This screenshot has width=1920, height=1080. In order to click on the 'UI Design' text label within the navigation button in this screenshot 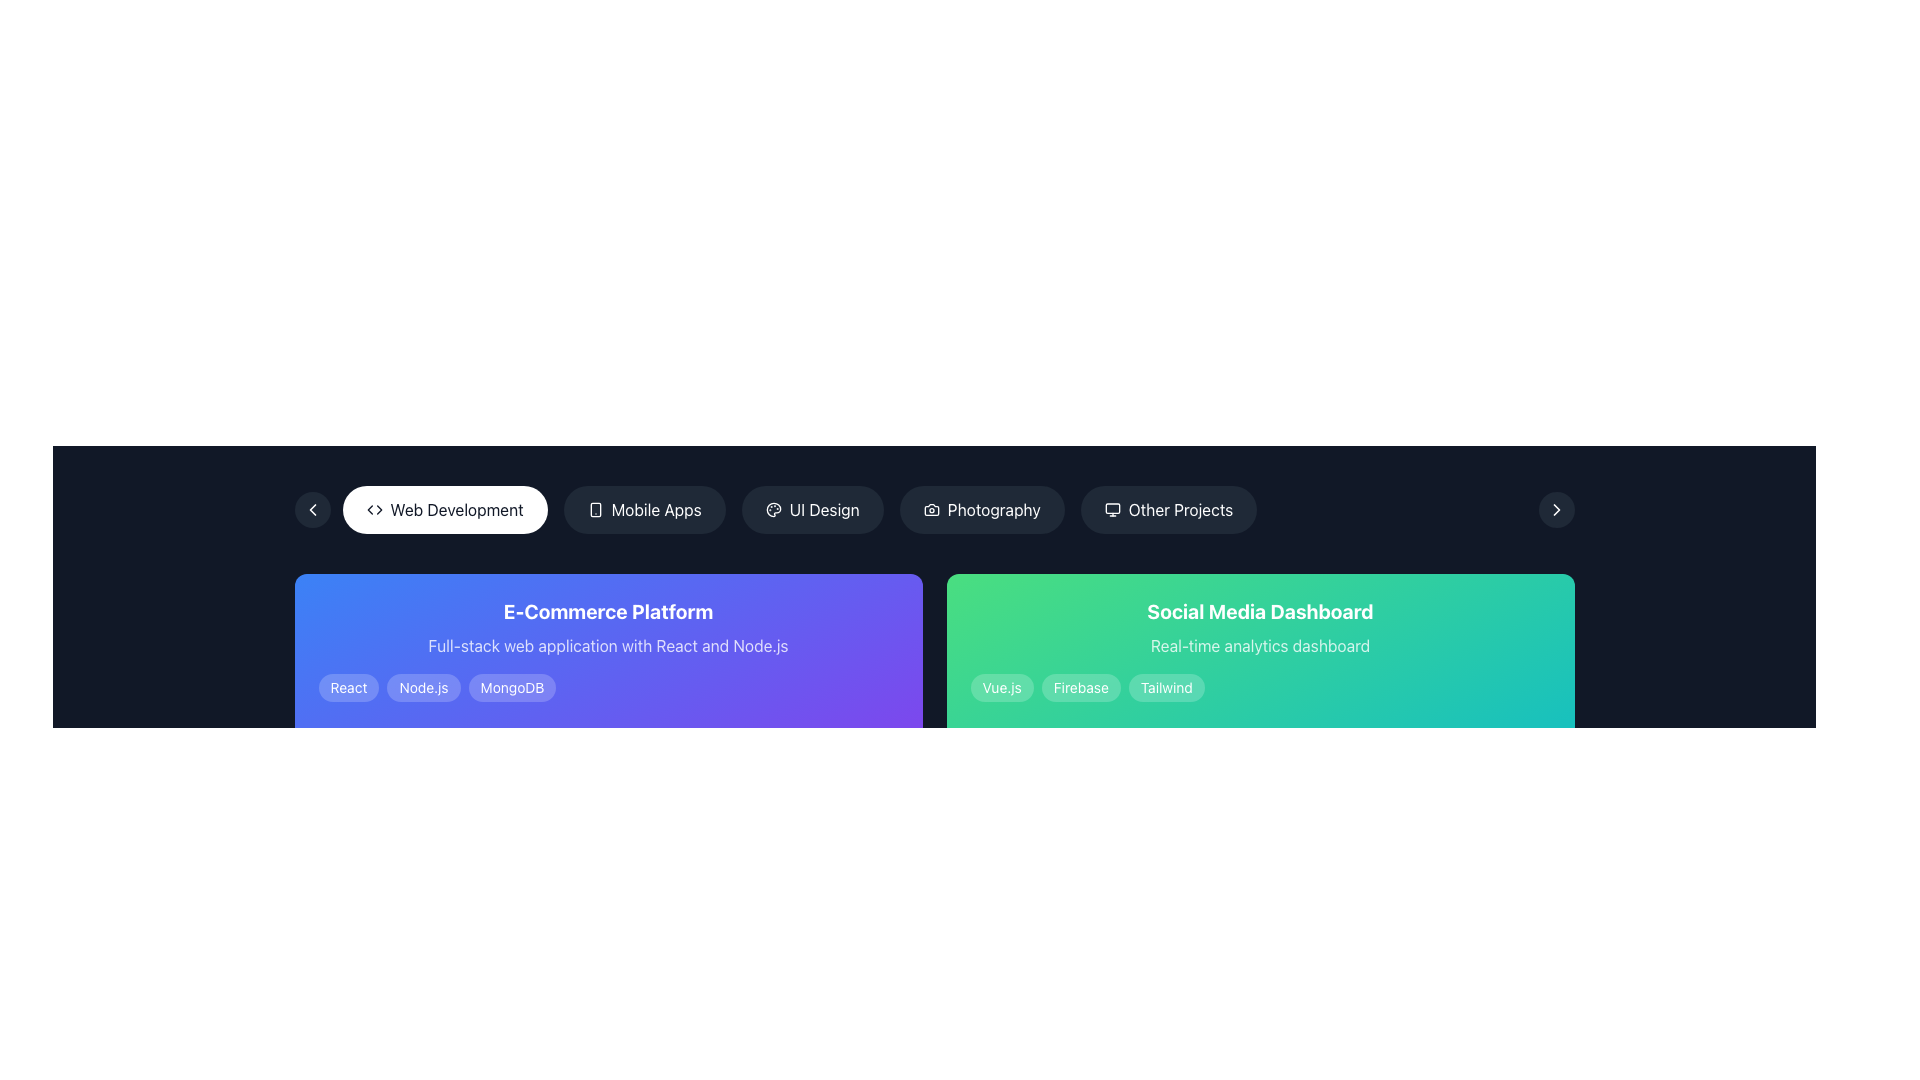, I will do `click(824, 508)`.